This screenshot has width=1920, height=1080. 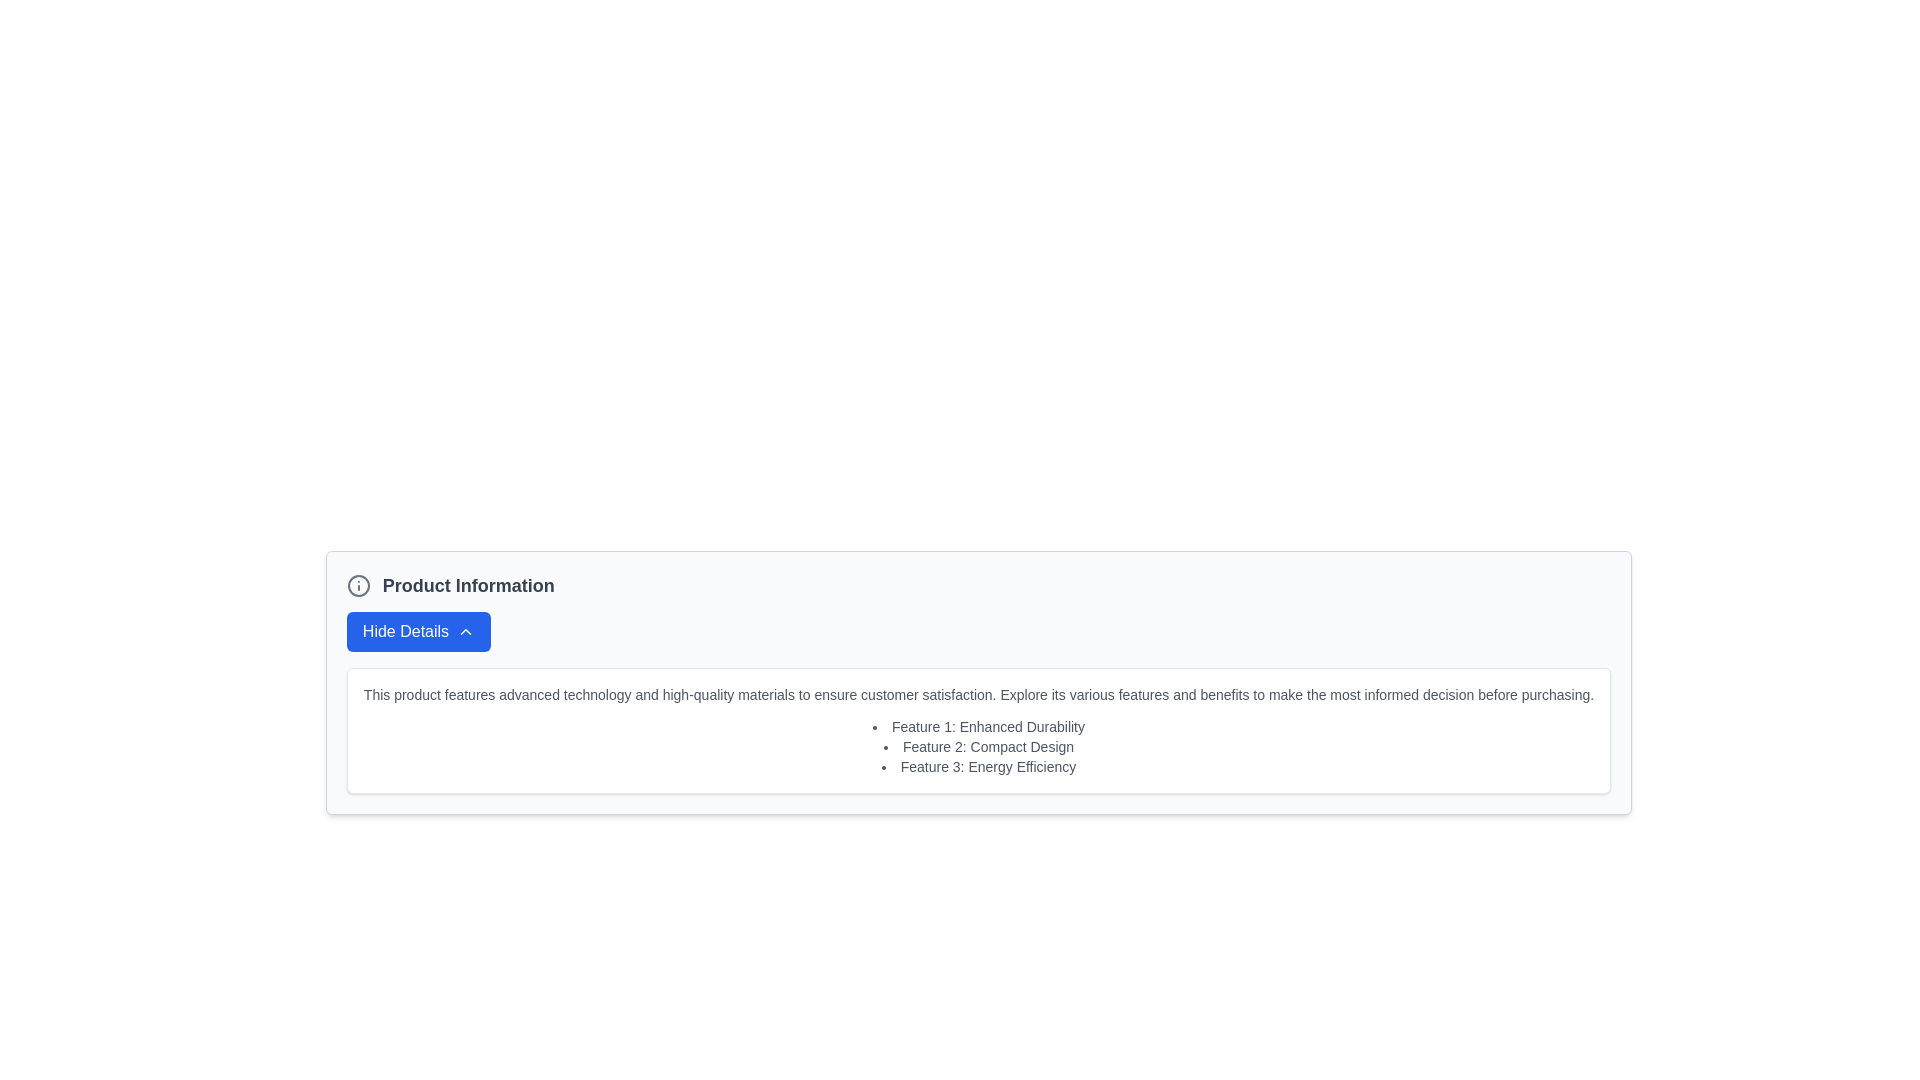 What do you see at coordinates (417, 632) in the screenshot?
I see `the button with a blue background and white text reading 'Hide Details' to observe the hover state change` at bounding box center [417, 632].